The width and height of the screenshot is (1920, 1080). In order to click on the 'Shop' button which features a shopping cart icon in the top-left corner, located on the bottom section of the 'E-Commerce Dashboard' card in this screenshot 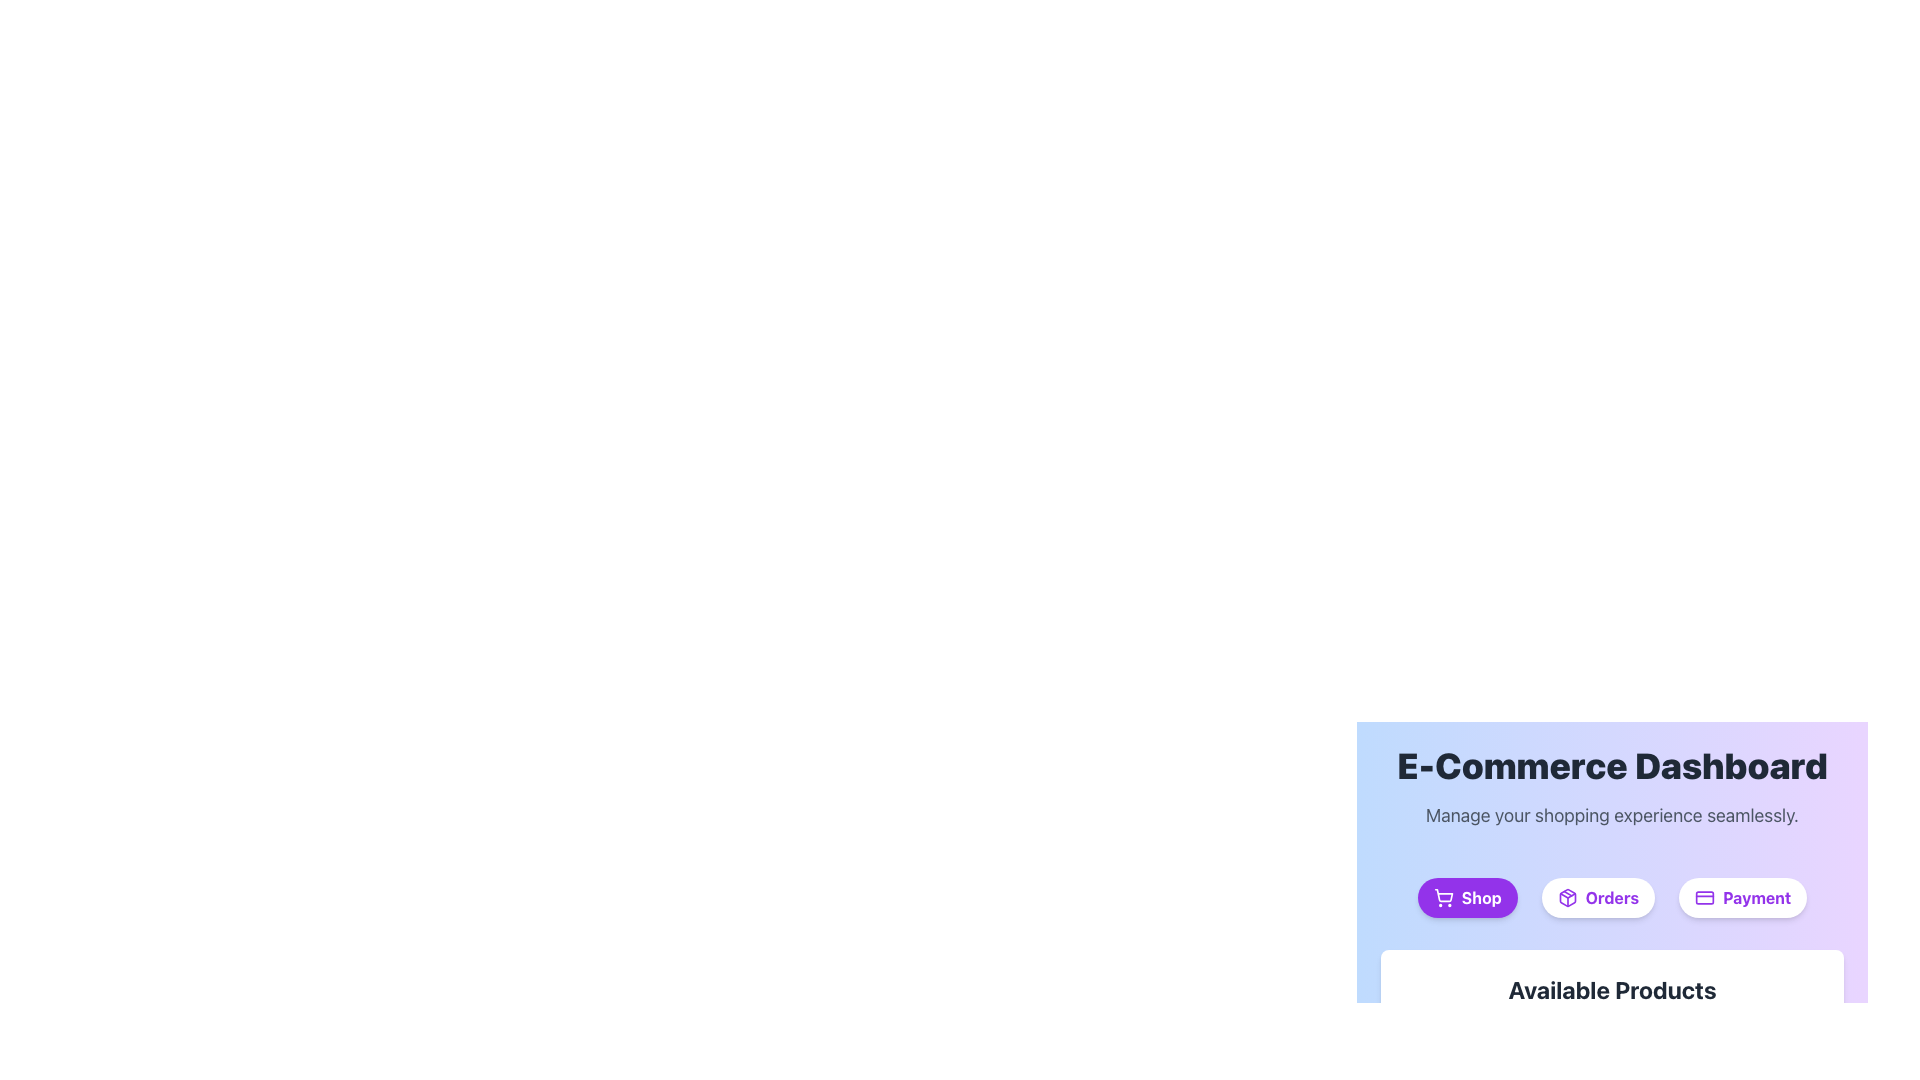, I will do `click(1443, 894)`.